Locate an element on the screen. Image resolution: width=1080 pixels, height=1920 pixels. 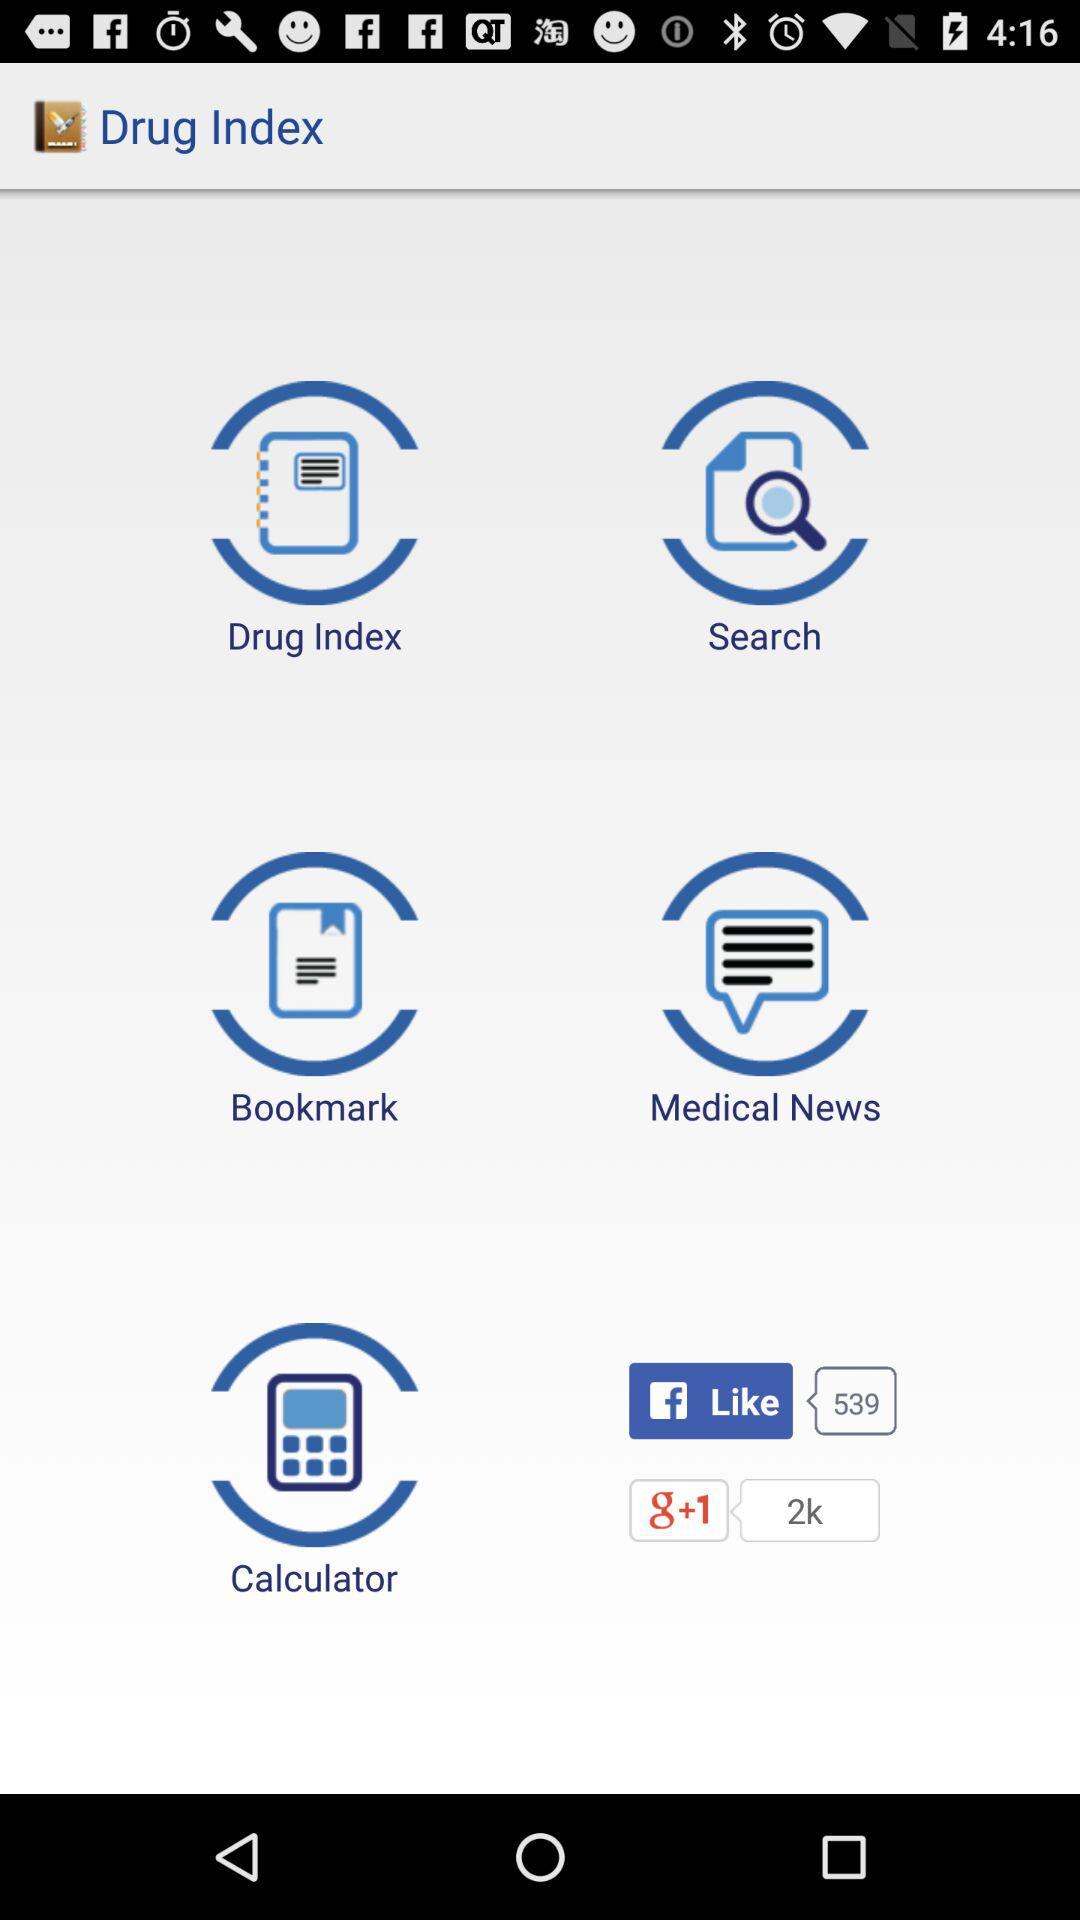
icon below bookmark icon is located at coordinates (314, 1462).